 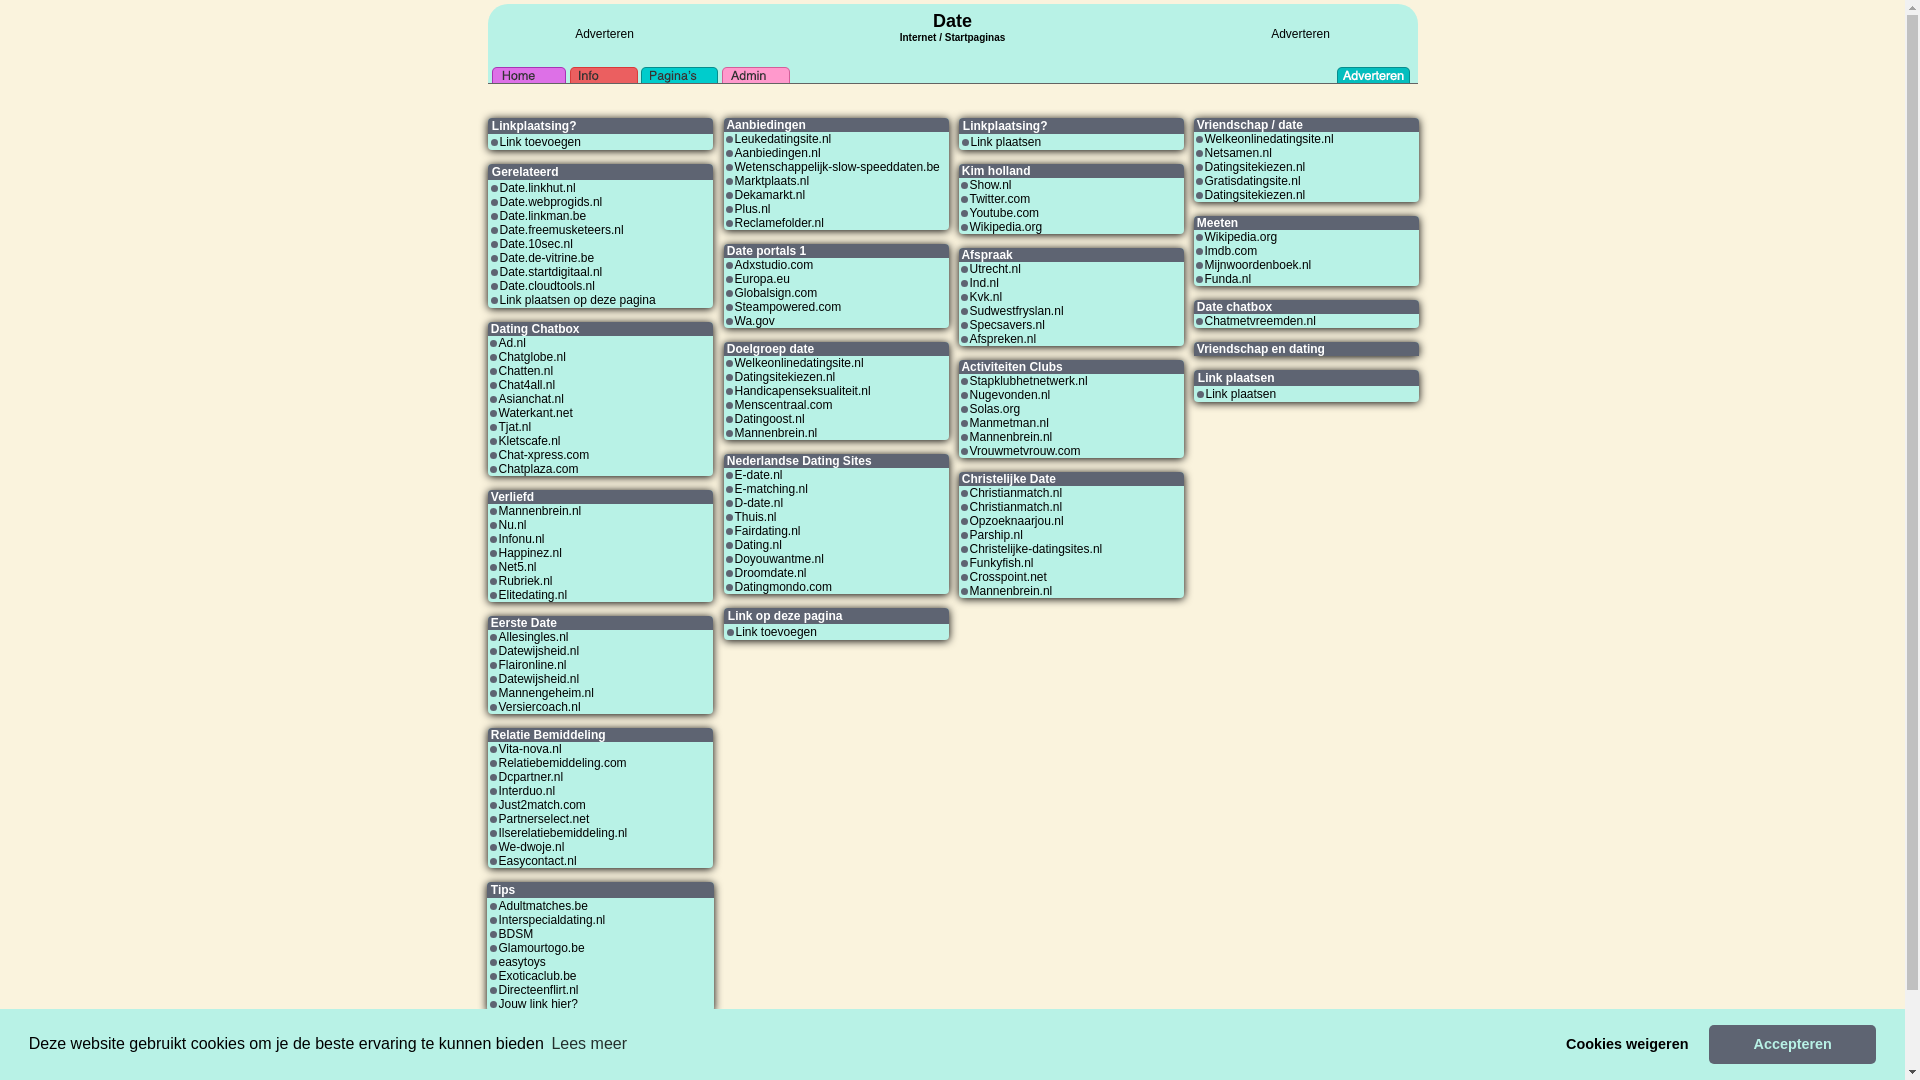 What do you see at coordinates (521, 960) in the screenshot?
I see `'easytoys'` at bounding box center [521, 960].